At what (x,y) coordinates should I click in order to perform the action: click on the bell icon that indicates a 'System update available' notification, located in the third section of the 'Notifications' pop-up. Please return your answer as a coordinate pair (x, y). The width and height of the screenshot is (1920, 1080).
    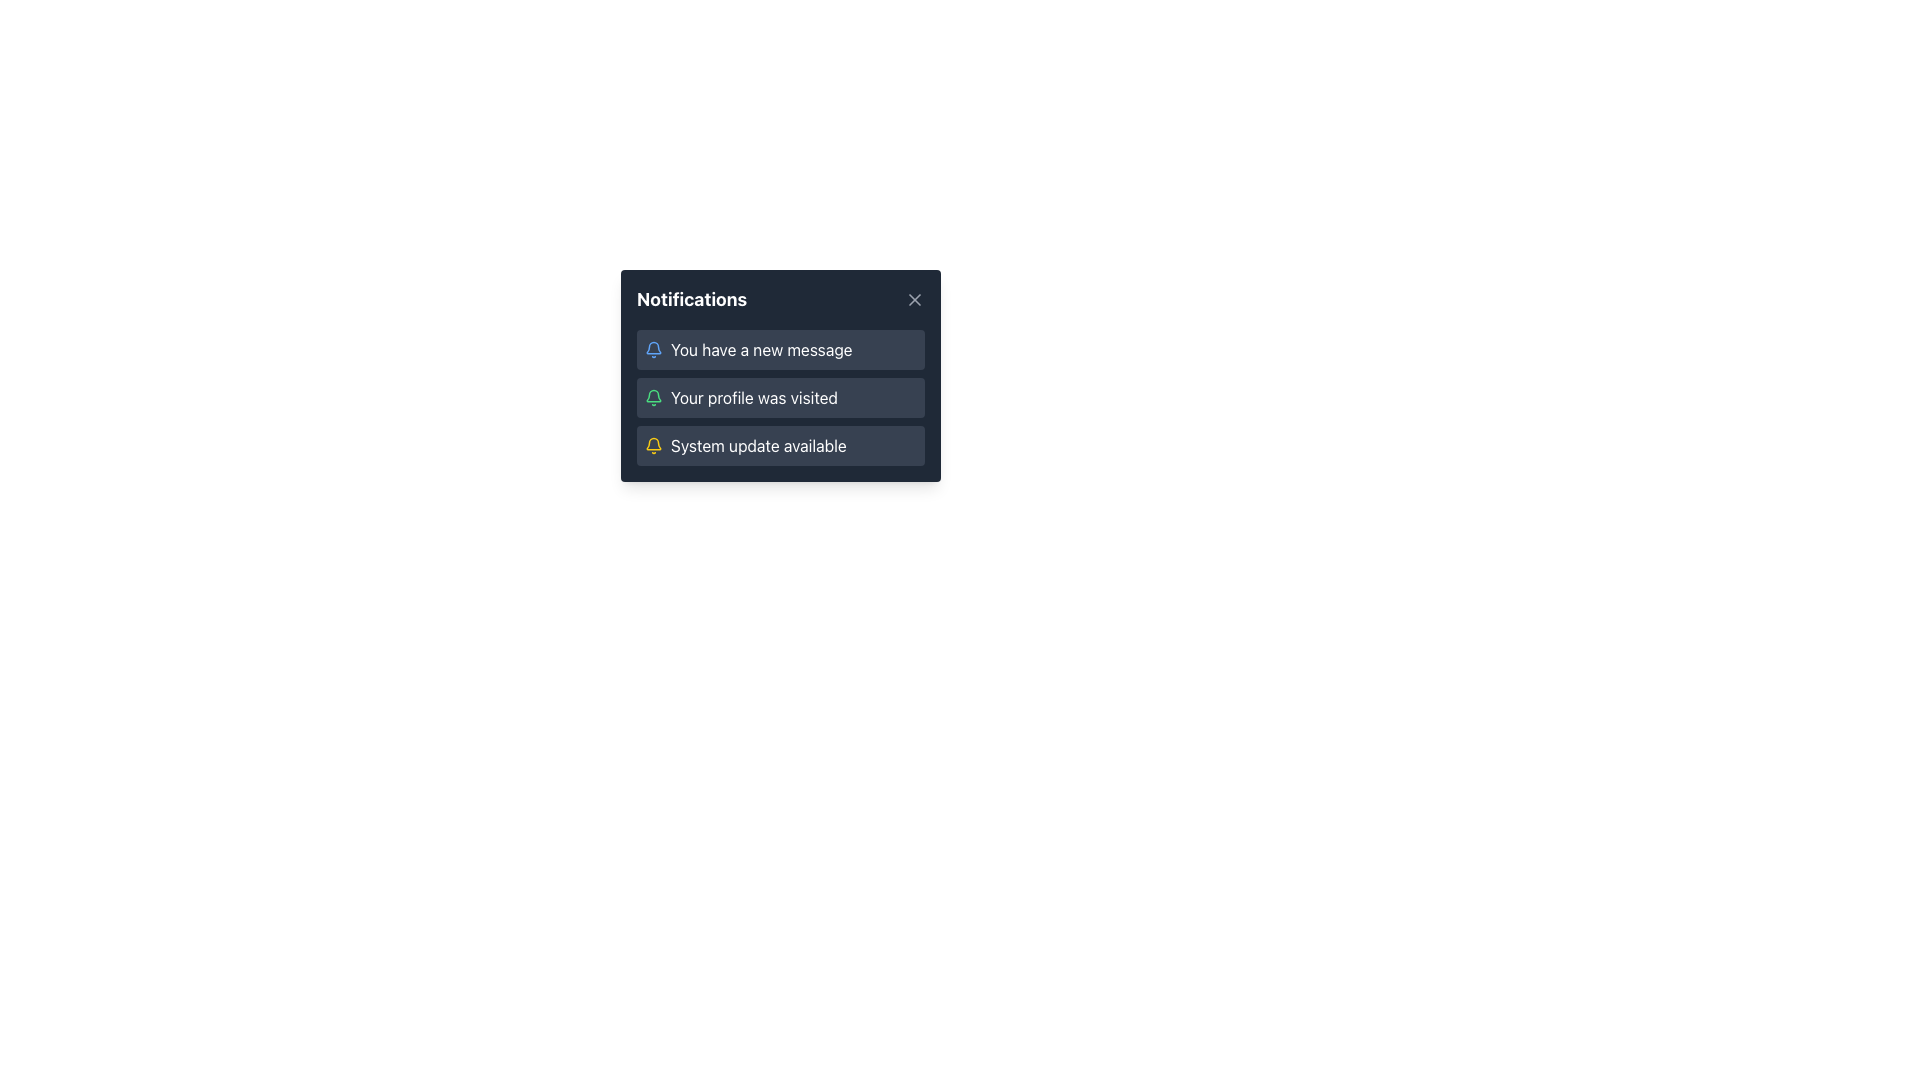
    Looking at the image, I should click on (653, 445).